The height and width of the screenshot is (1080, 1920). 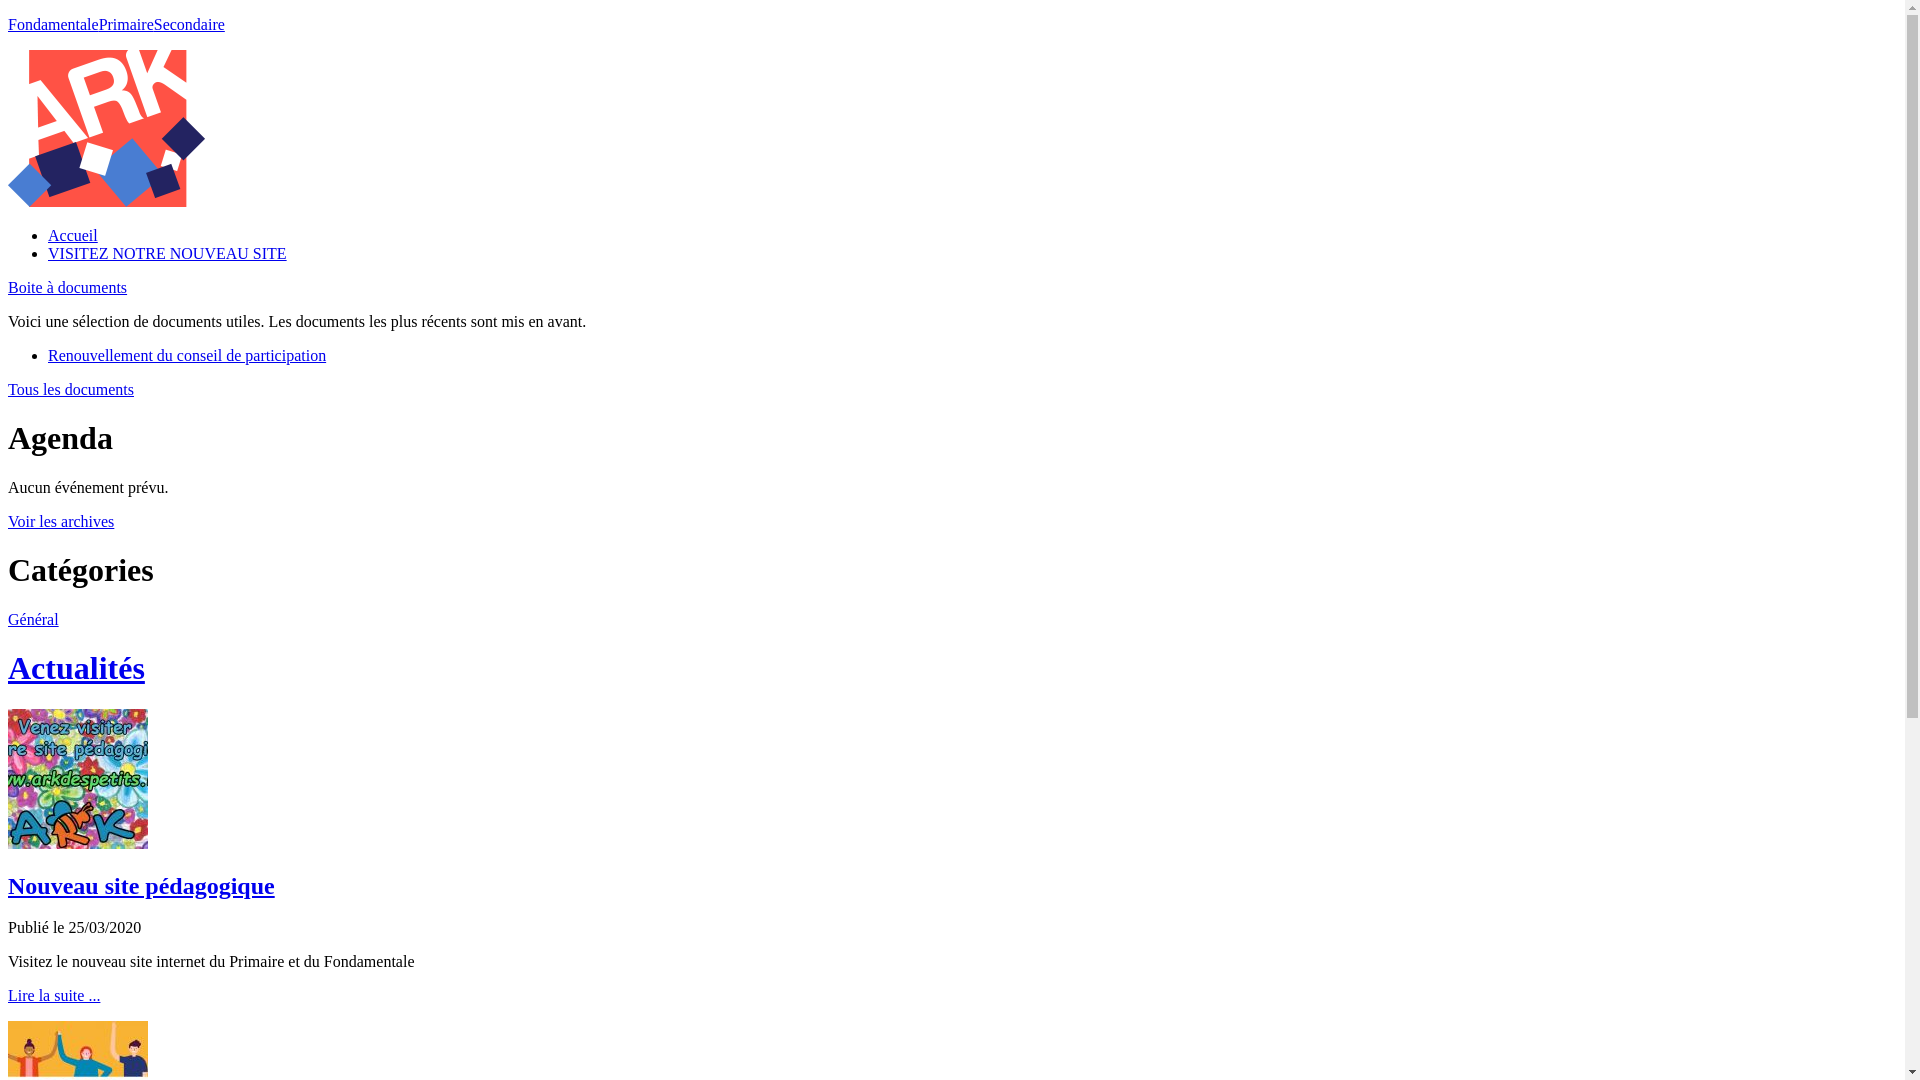 What do you see at coordinates (53, 24) in the screenshot?
I see `'Fondamentale'` at bounding box center [53, 24].